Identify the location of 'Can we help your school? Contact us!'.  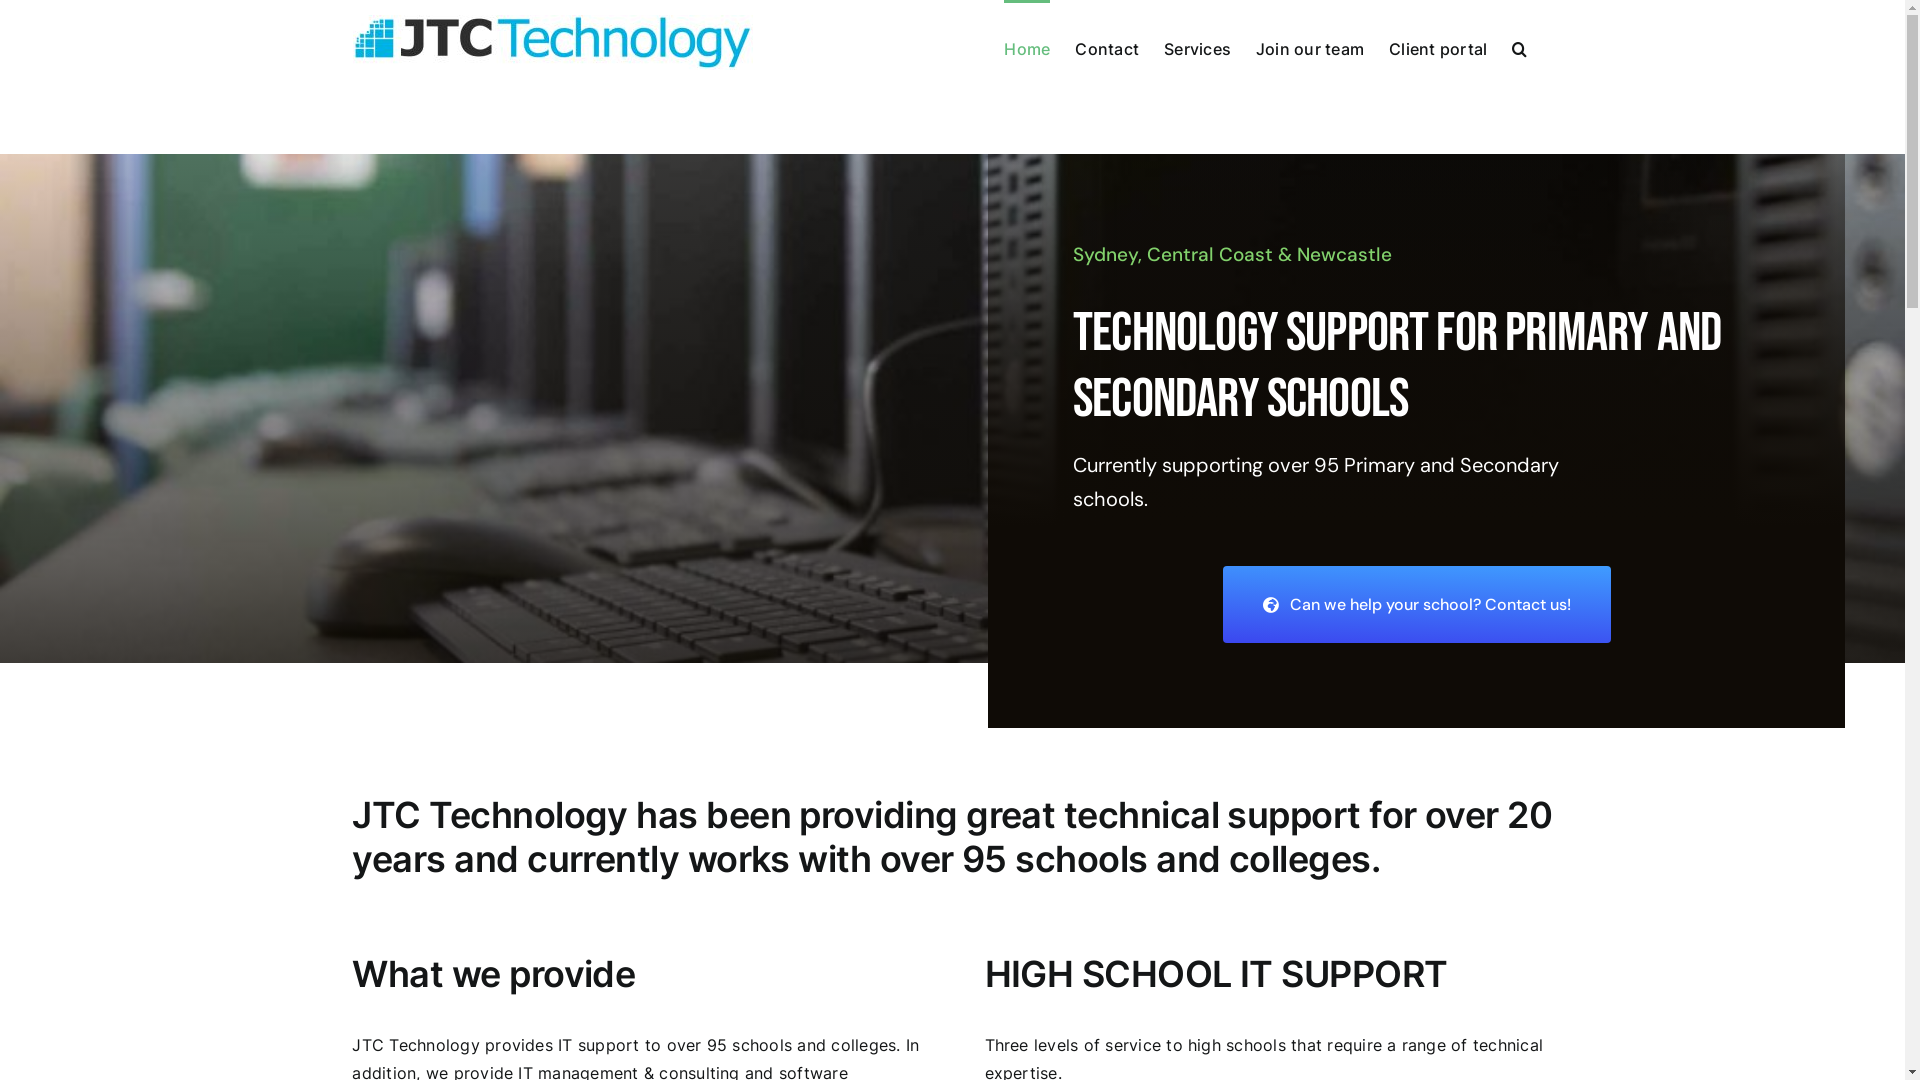
(1415, 603).